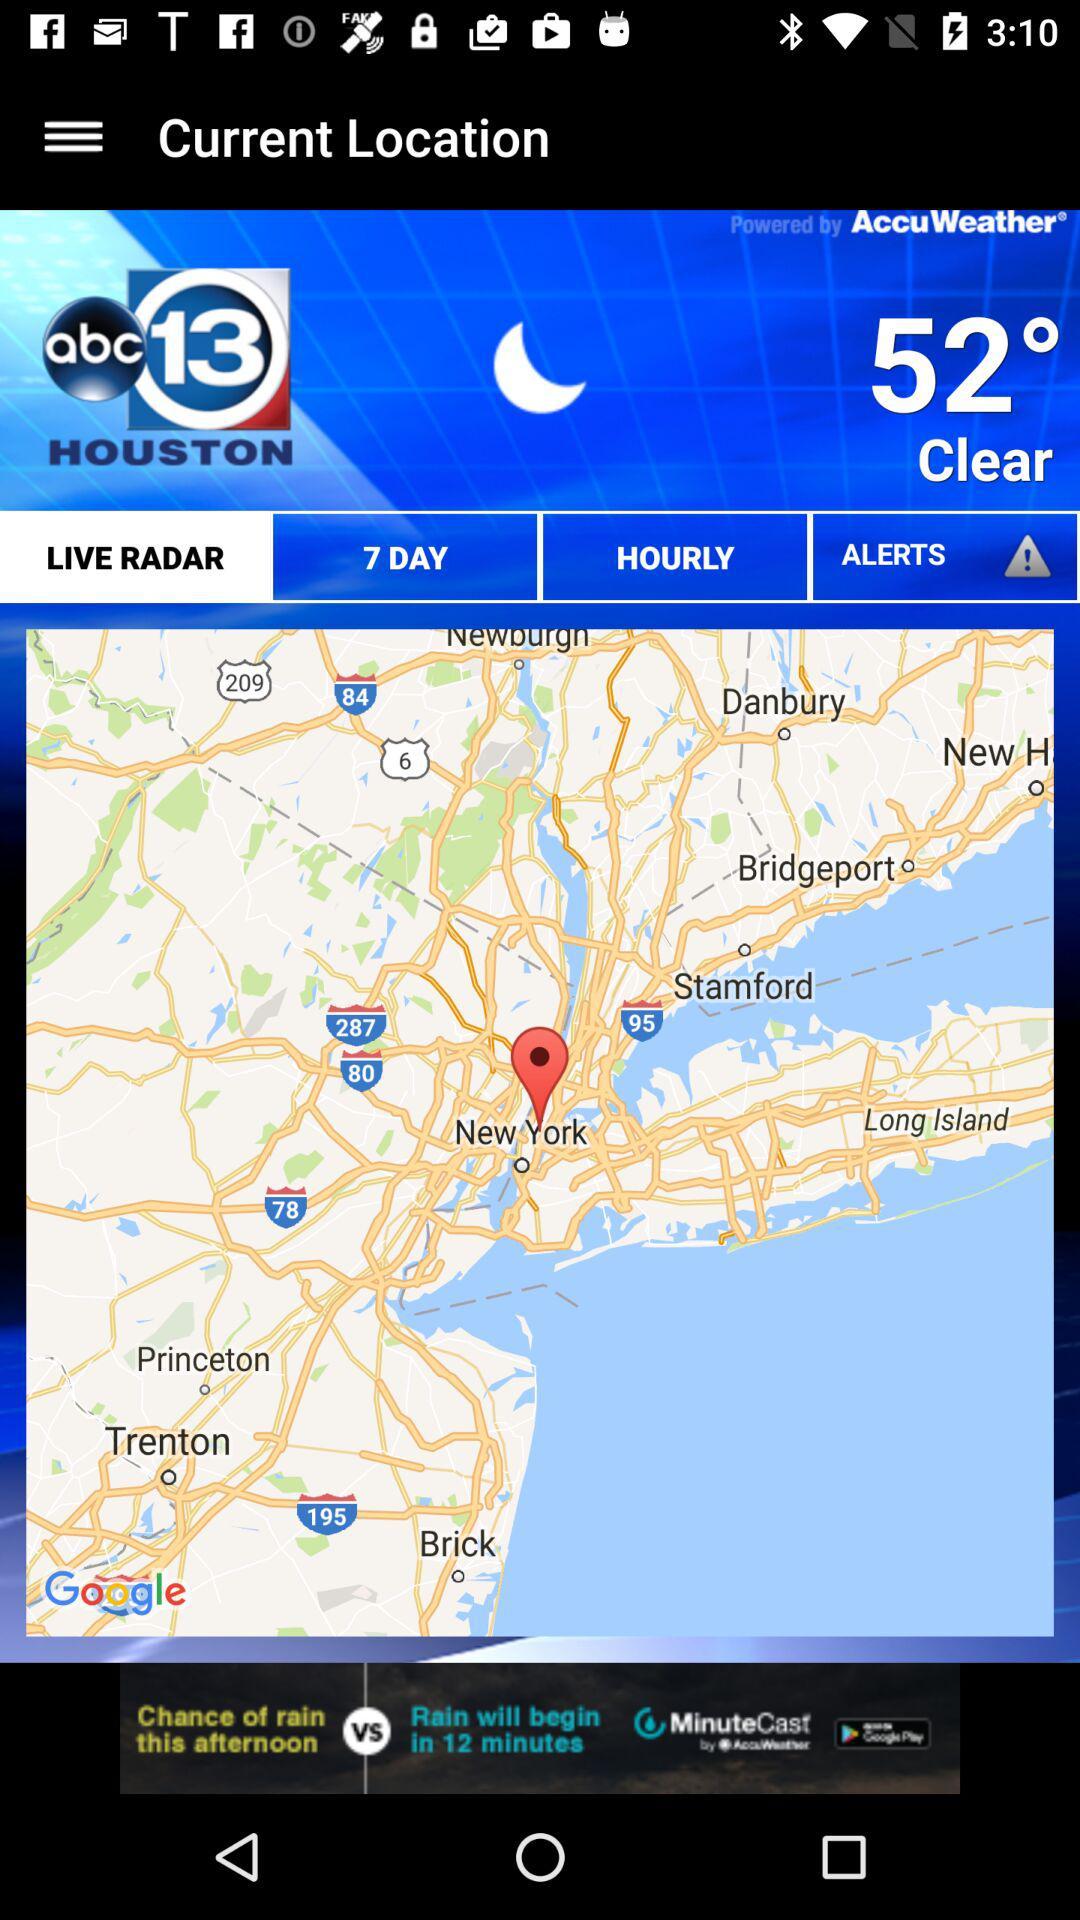 This screenshot has height=1920, width=1080. I want to click on open advertisement, so click(540, 1727).